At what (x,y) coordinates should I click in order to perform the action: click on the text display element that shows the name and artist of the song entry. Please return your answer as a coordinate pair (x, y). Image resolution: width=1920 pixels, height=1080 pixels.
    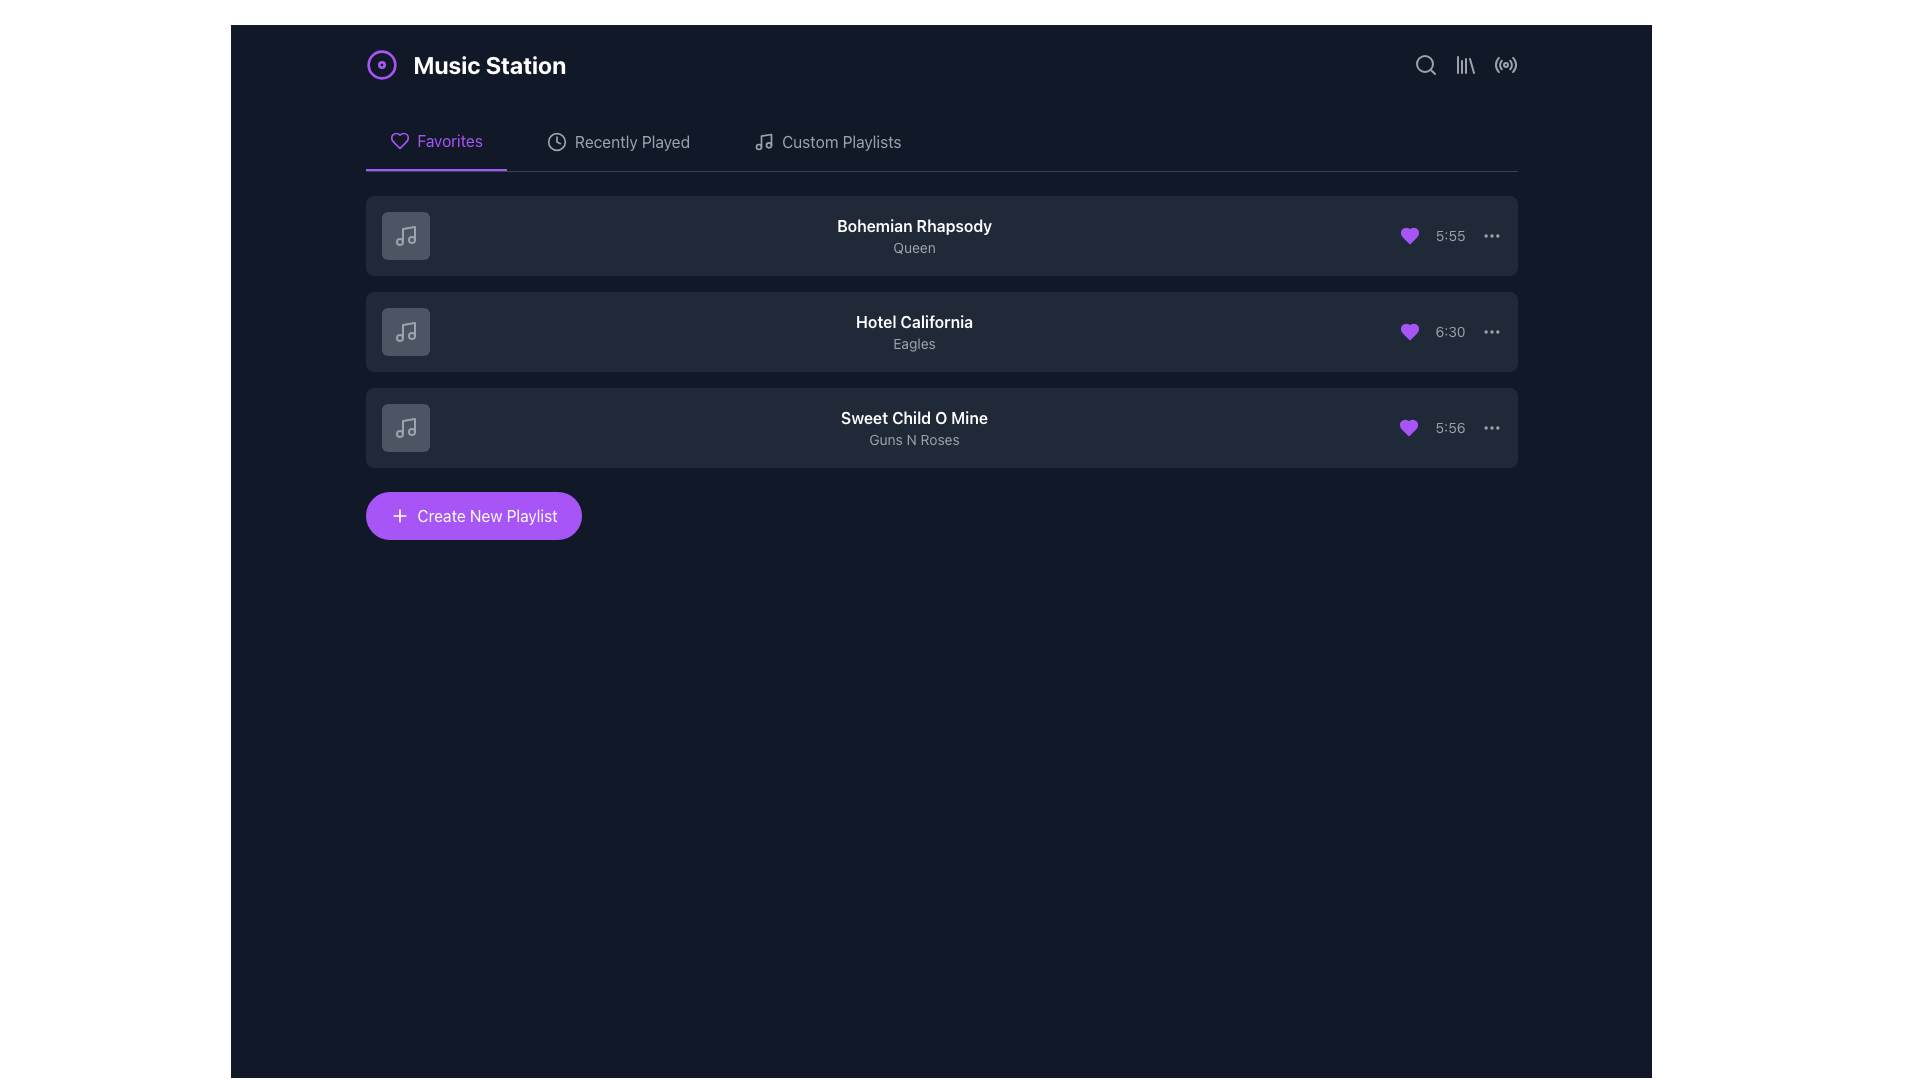
    Looking at the image, I should click on (913, 330).